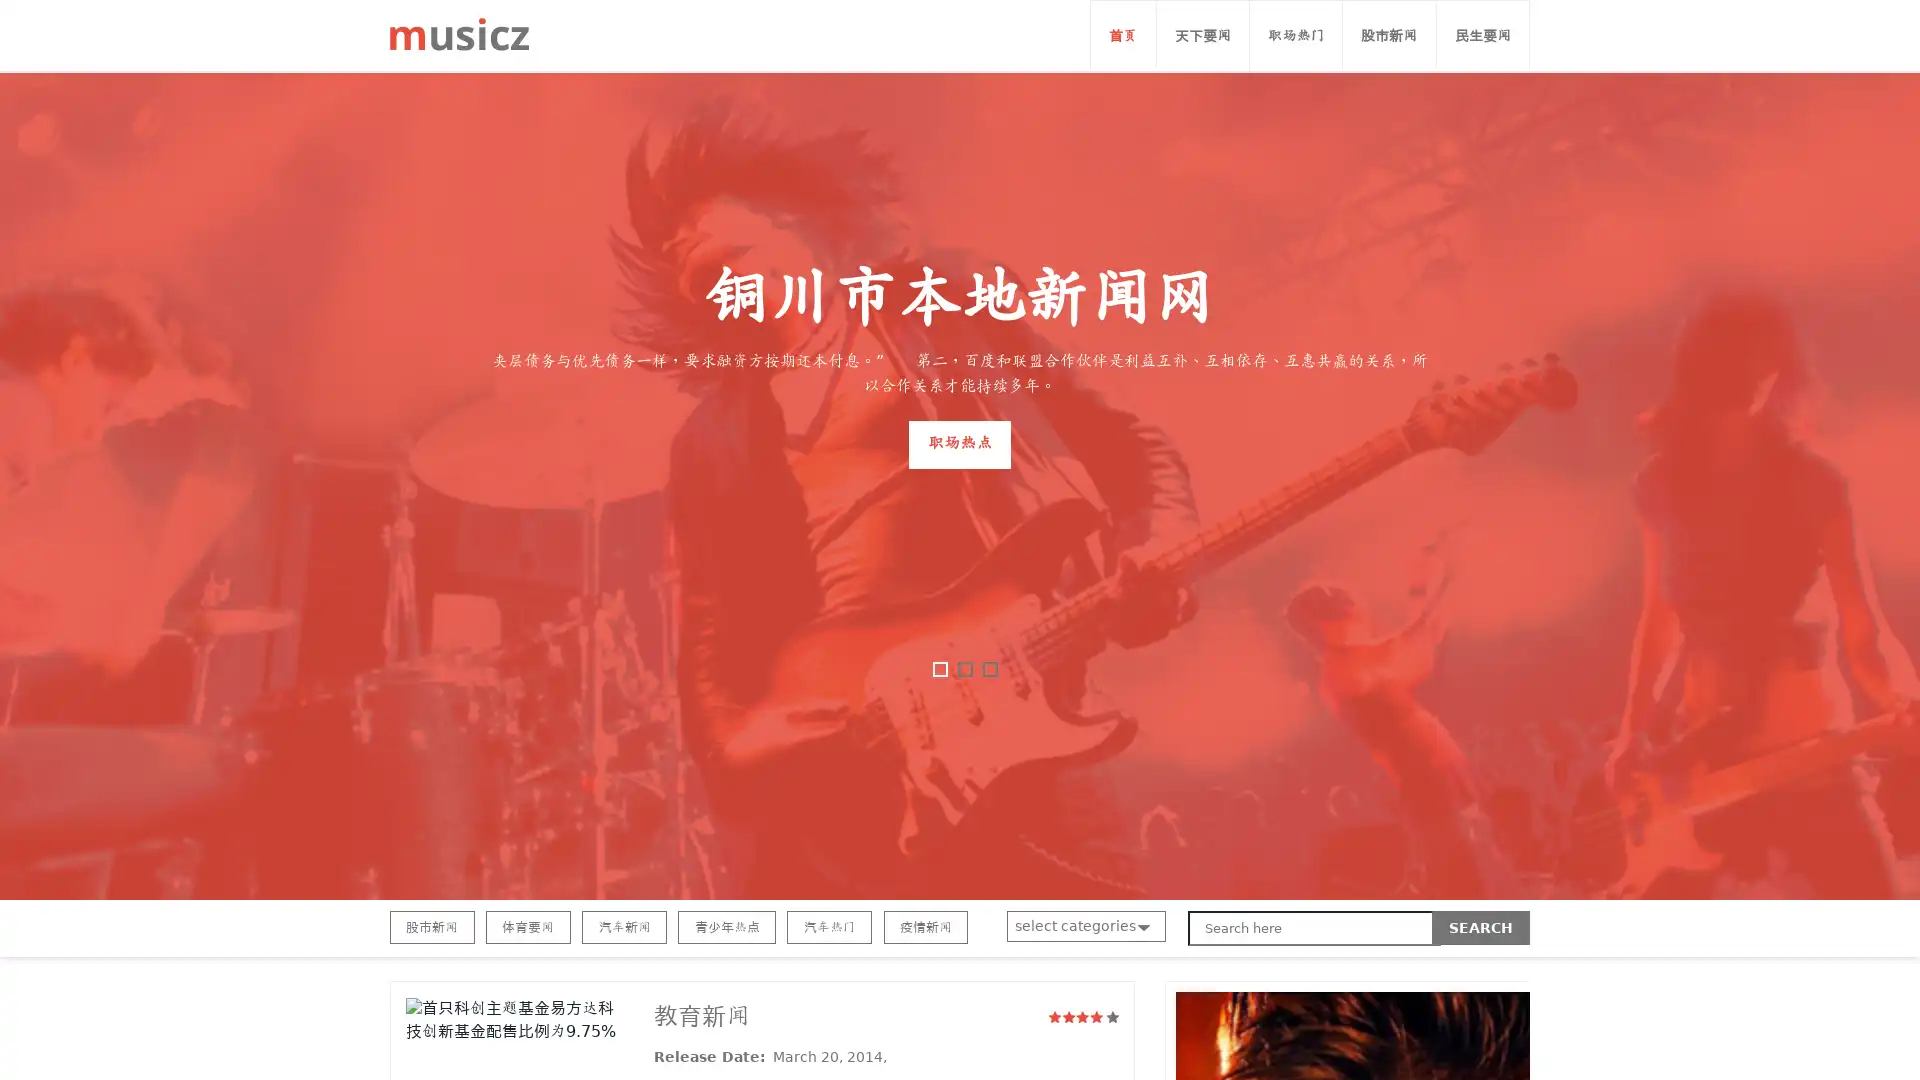  I want to click on search, so click(1481, 928).